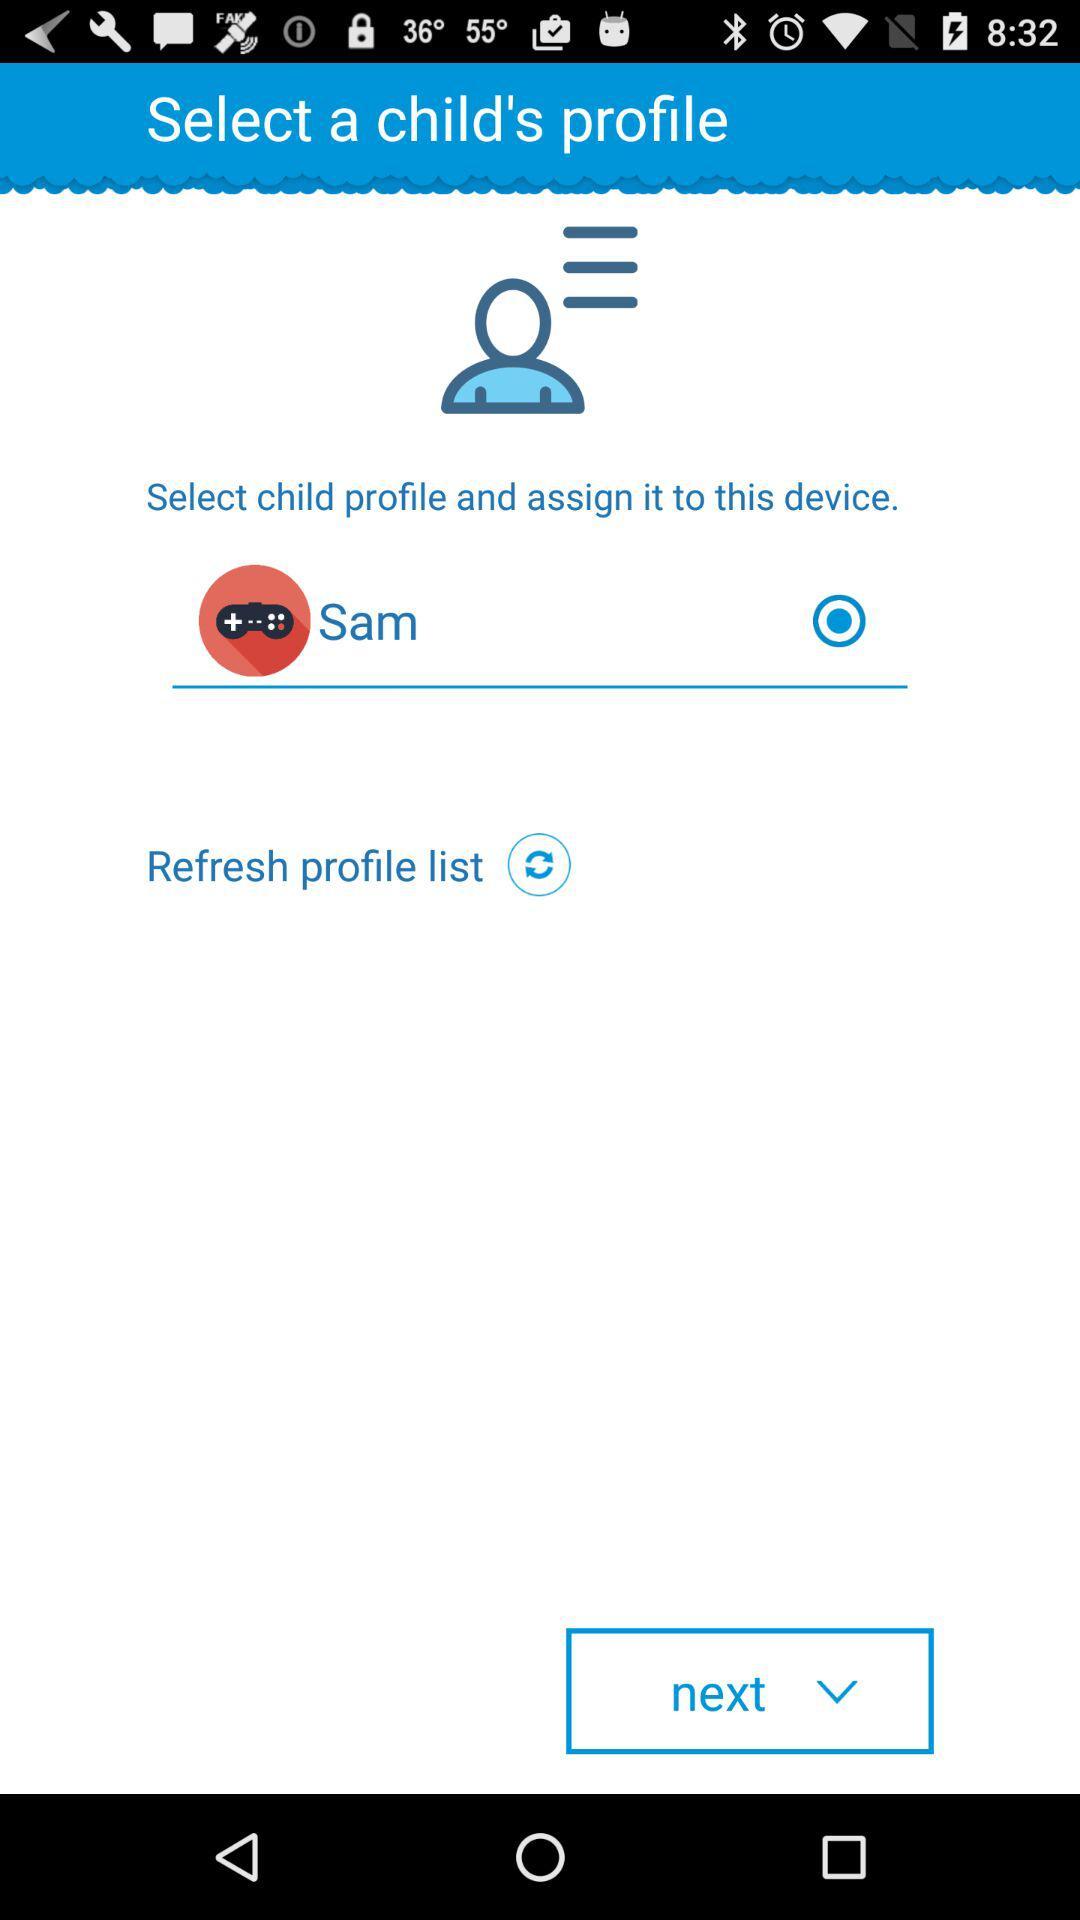 This screenshot has width=1080, height=1920. I want to click on the item below the select child profile item, so click(540, 624).